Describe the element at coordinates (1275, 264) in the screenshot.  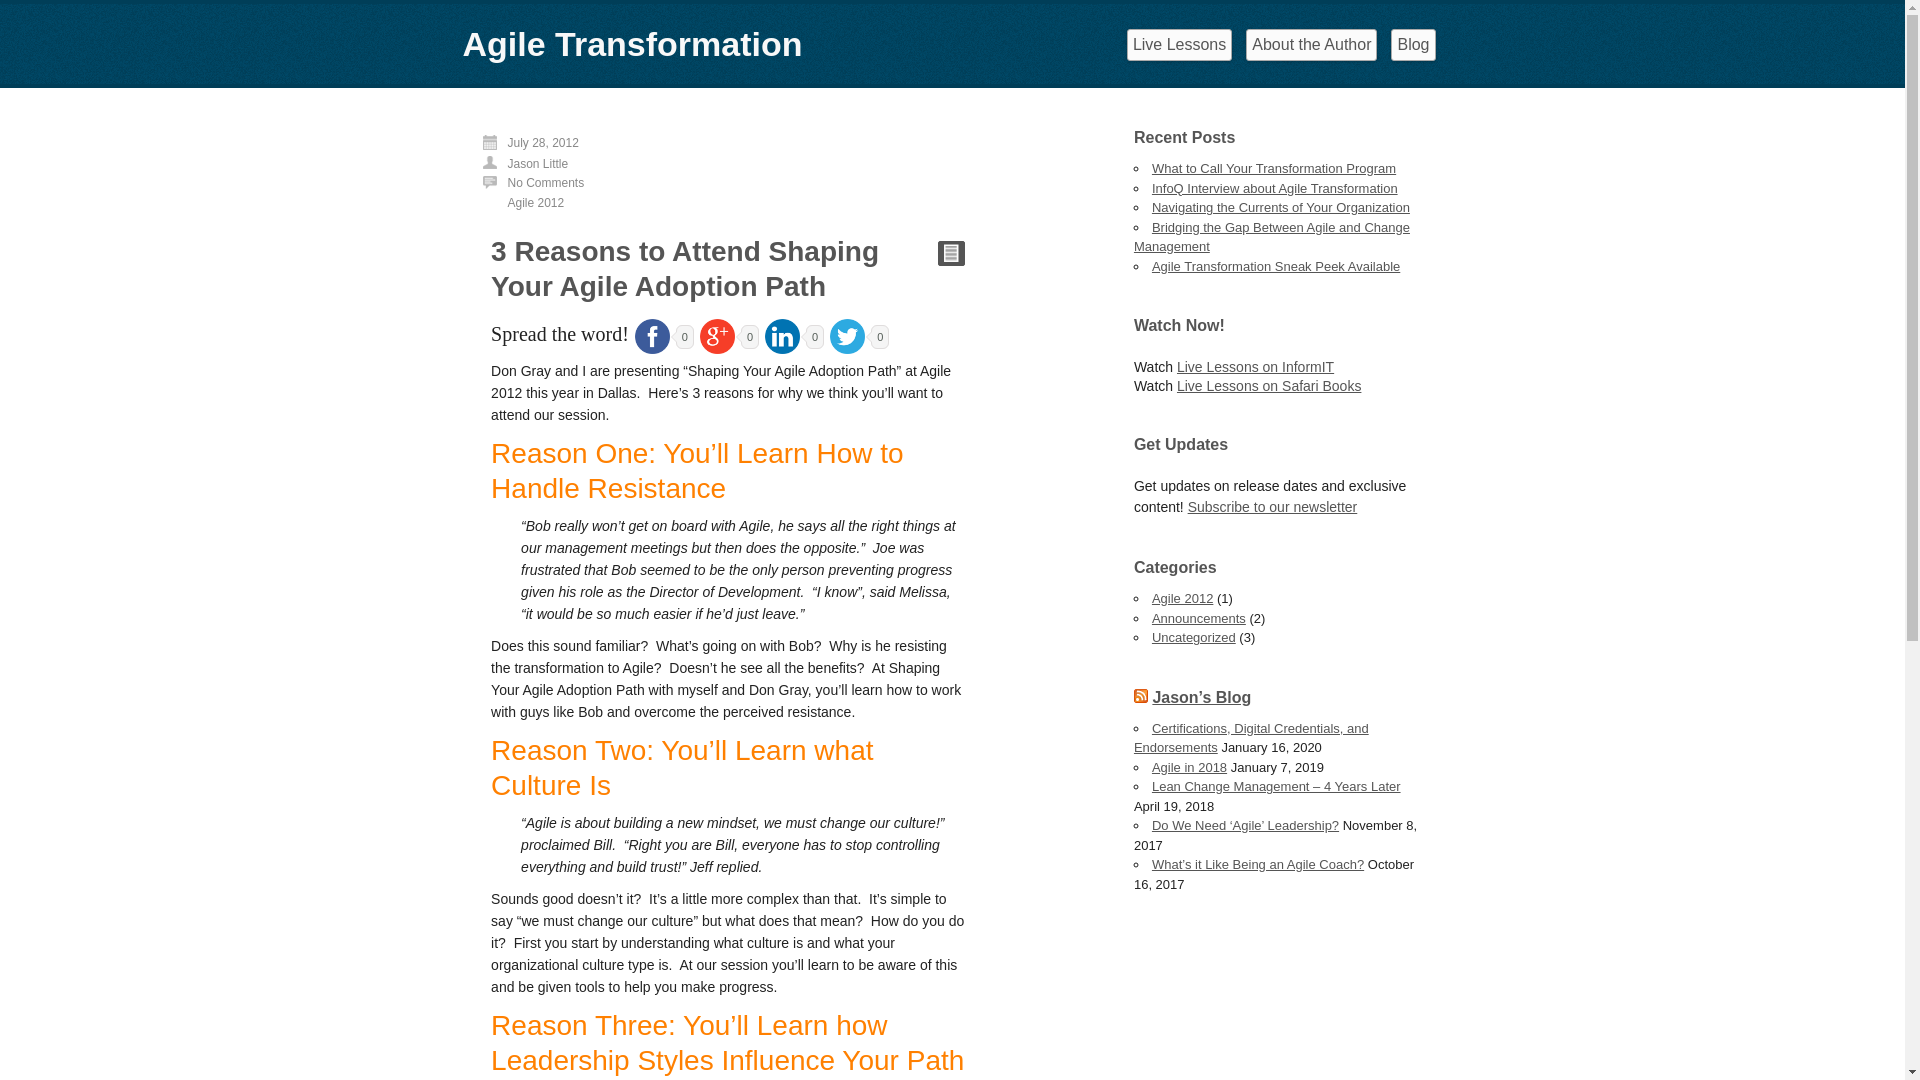
I see `'Agile Transformation Sneak Peek Available'` at that location.